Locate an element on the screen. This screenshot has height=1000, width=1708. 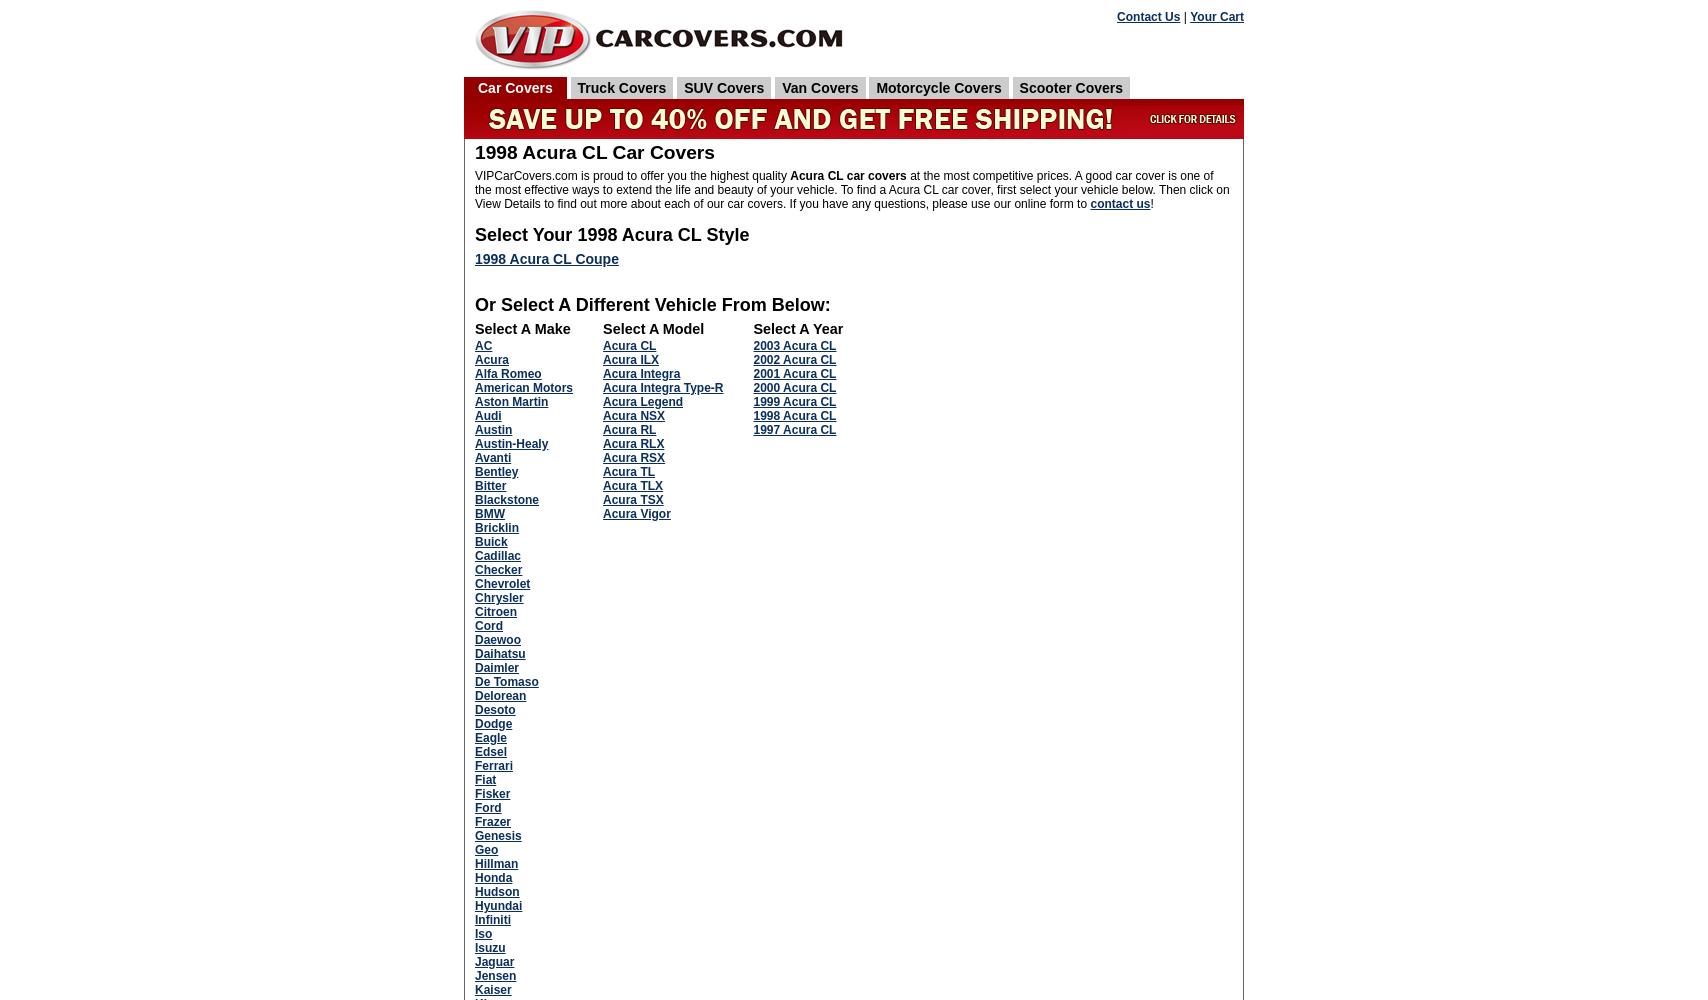
'Acura NSX' is located at coordinates (634, 415).